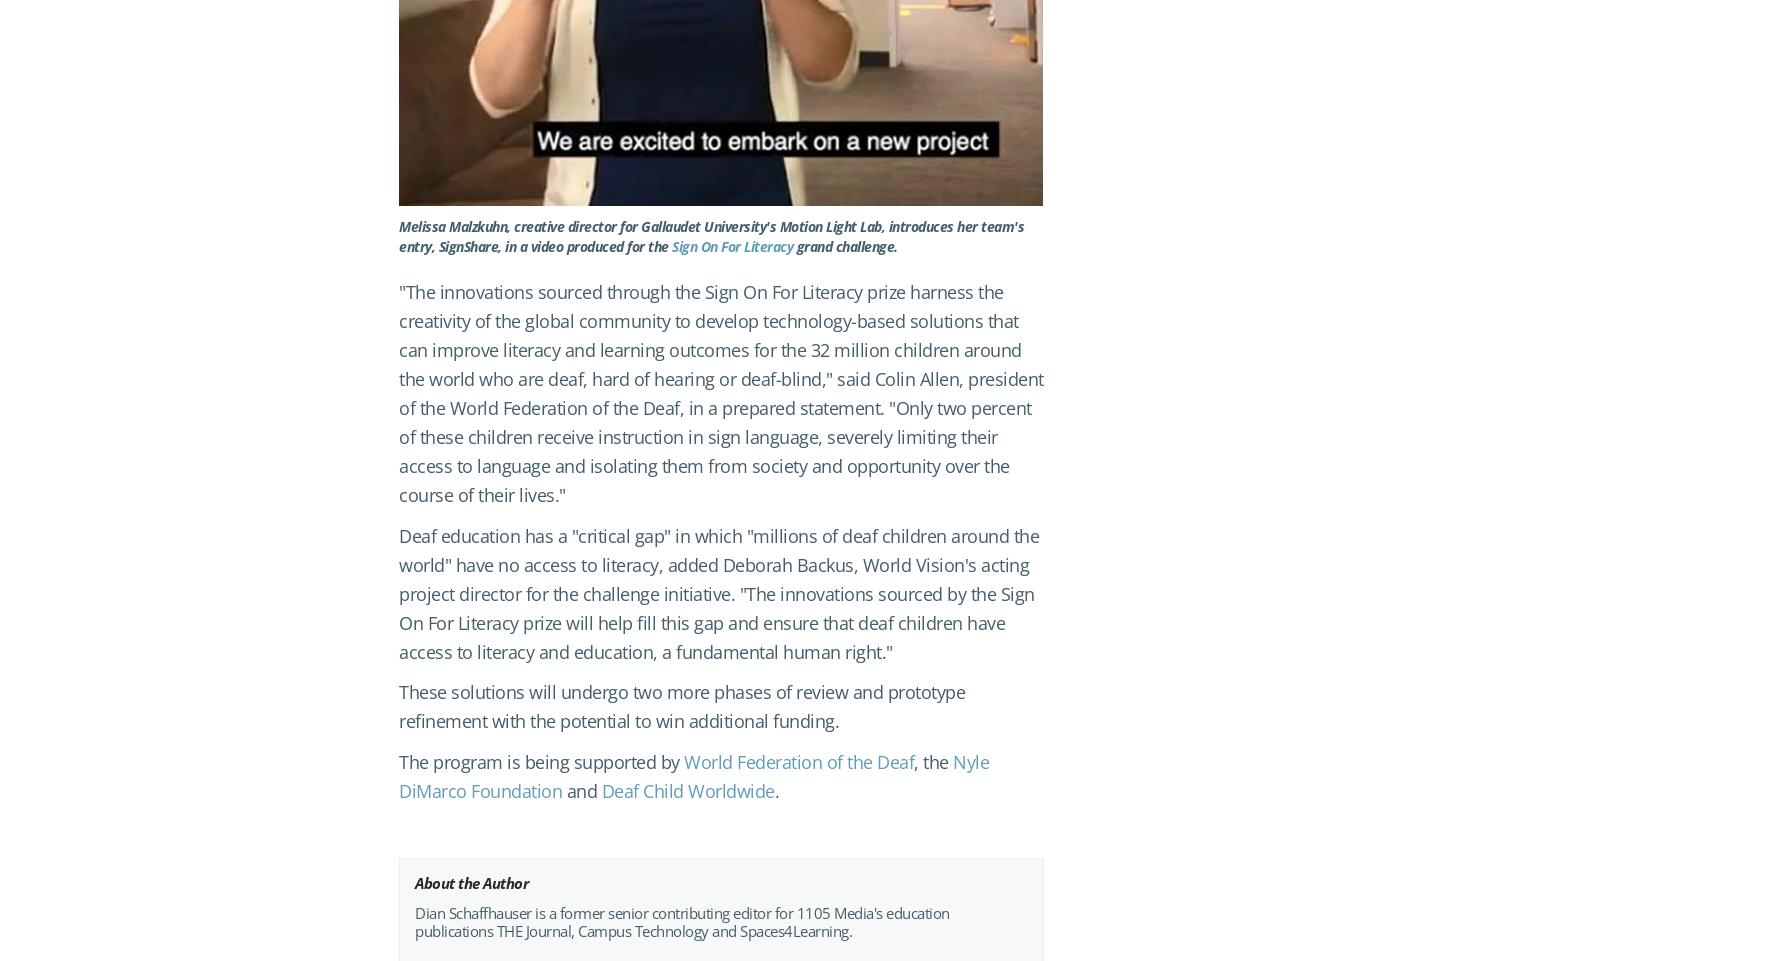 The width and height of the screenshot is (1768, 961). I want to click on 'grand challenge.', so click(844, 244).